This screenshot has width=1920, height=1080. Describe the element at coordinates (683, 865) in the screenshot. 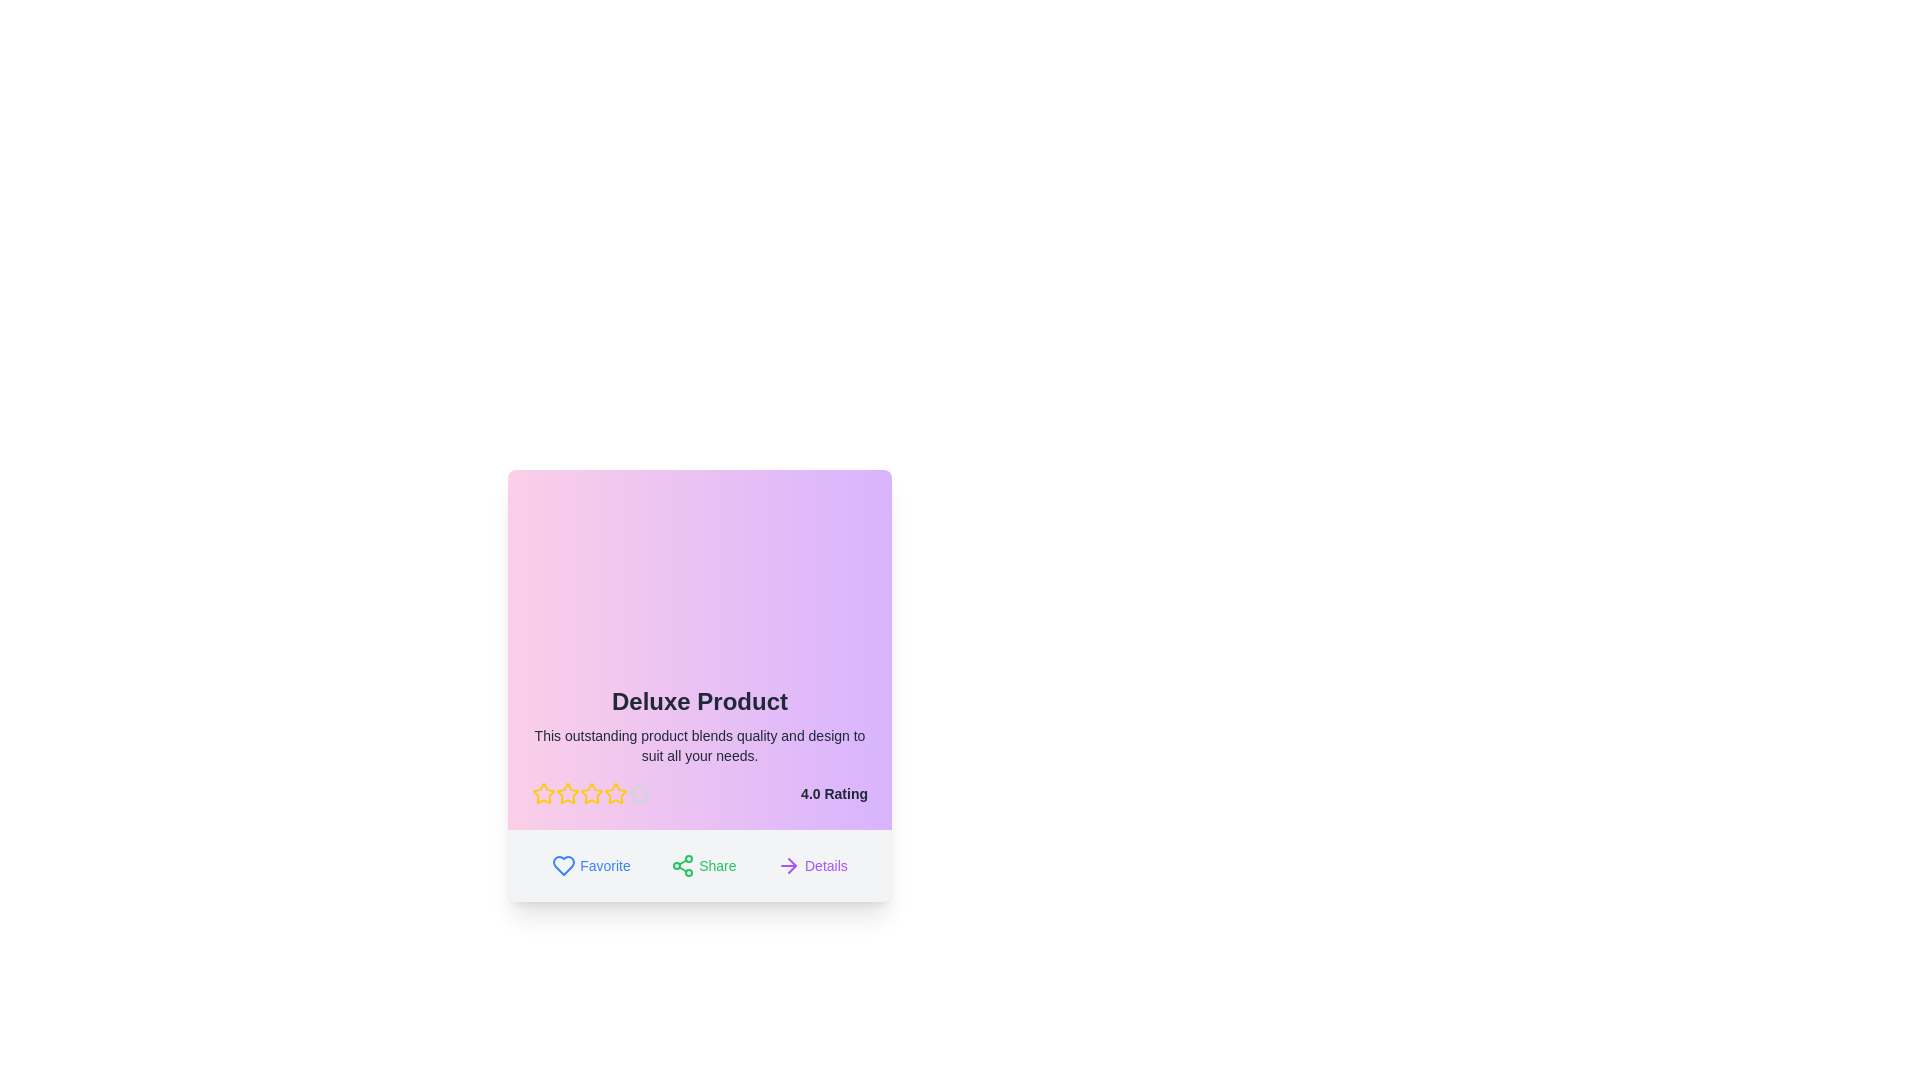

I see `the share icon element` at that location.